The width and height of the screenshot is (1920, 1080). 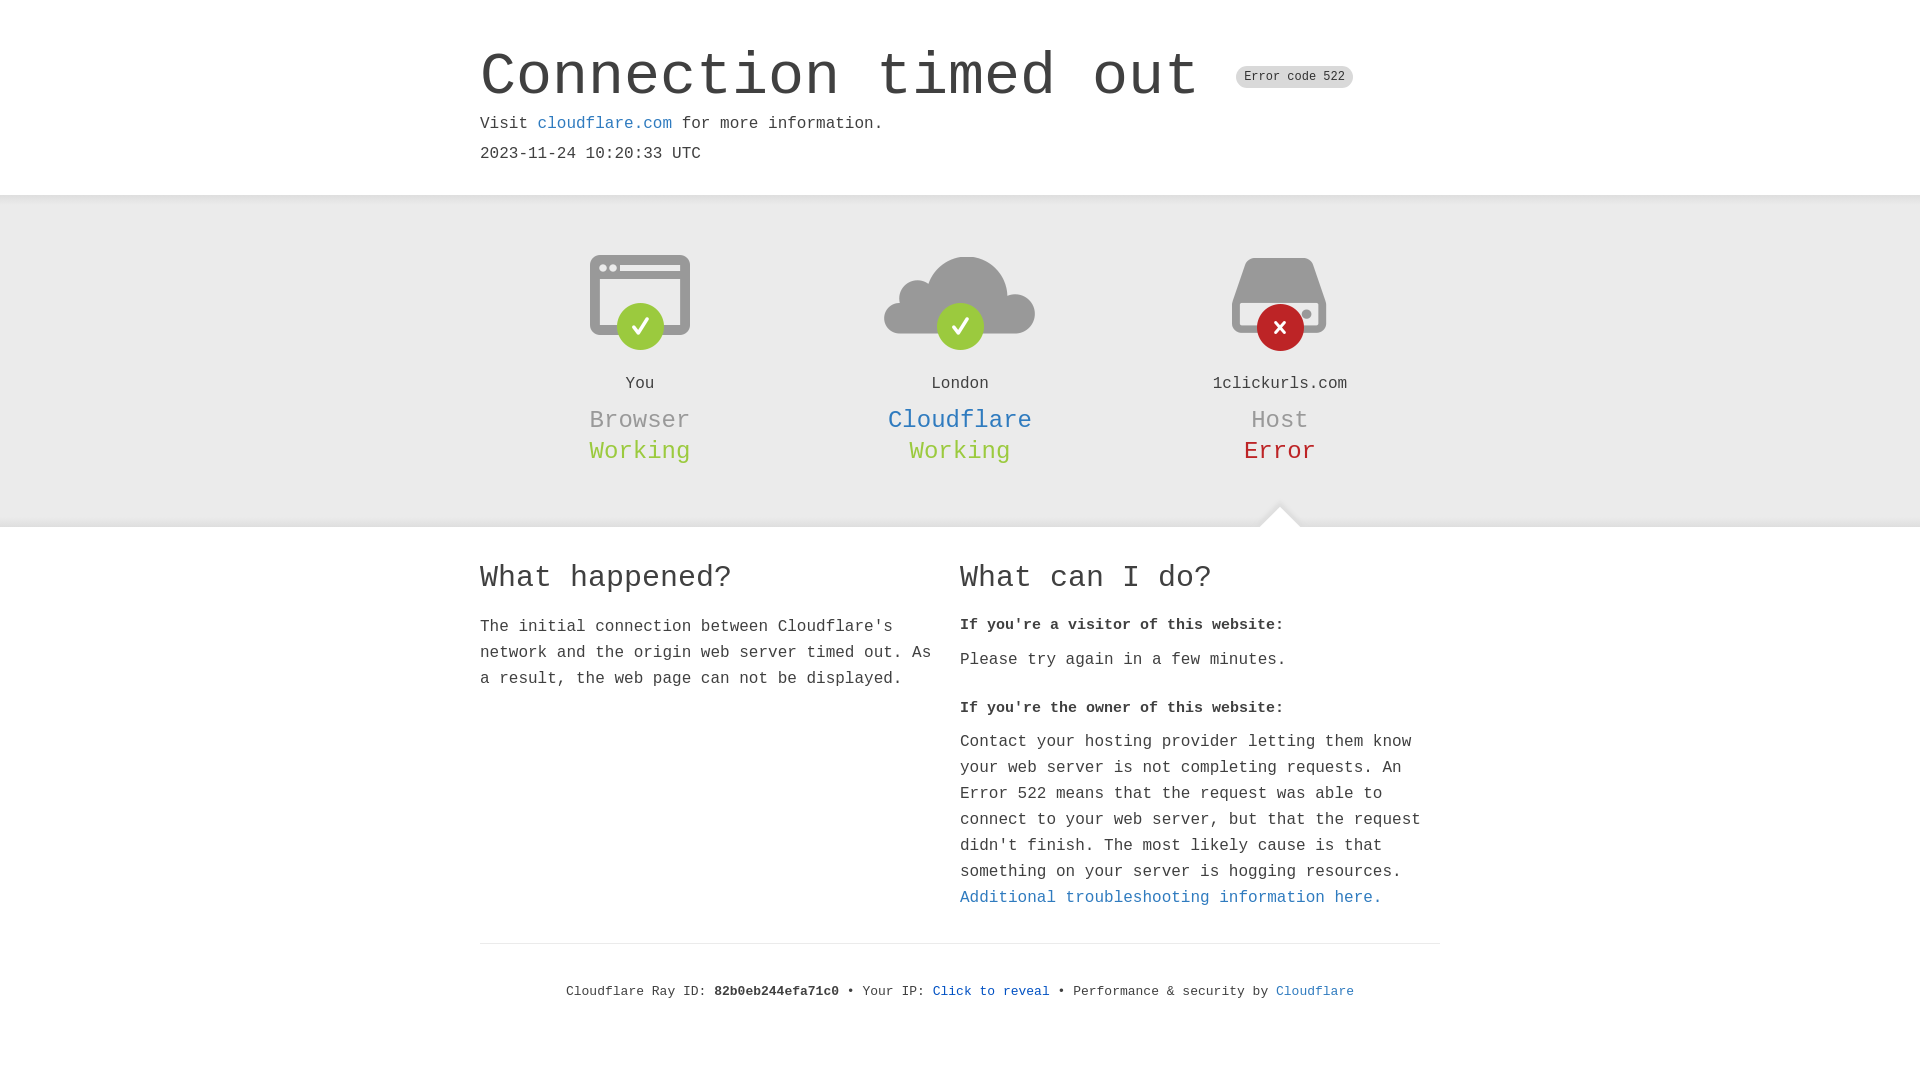 What do you see at coordinates (1171, 897) in the screenshot?
I see `'Additional troubleshooting information here.'` at bounding box center [1171, 897].